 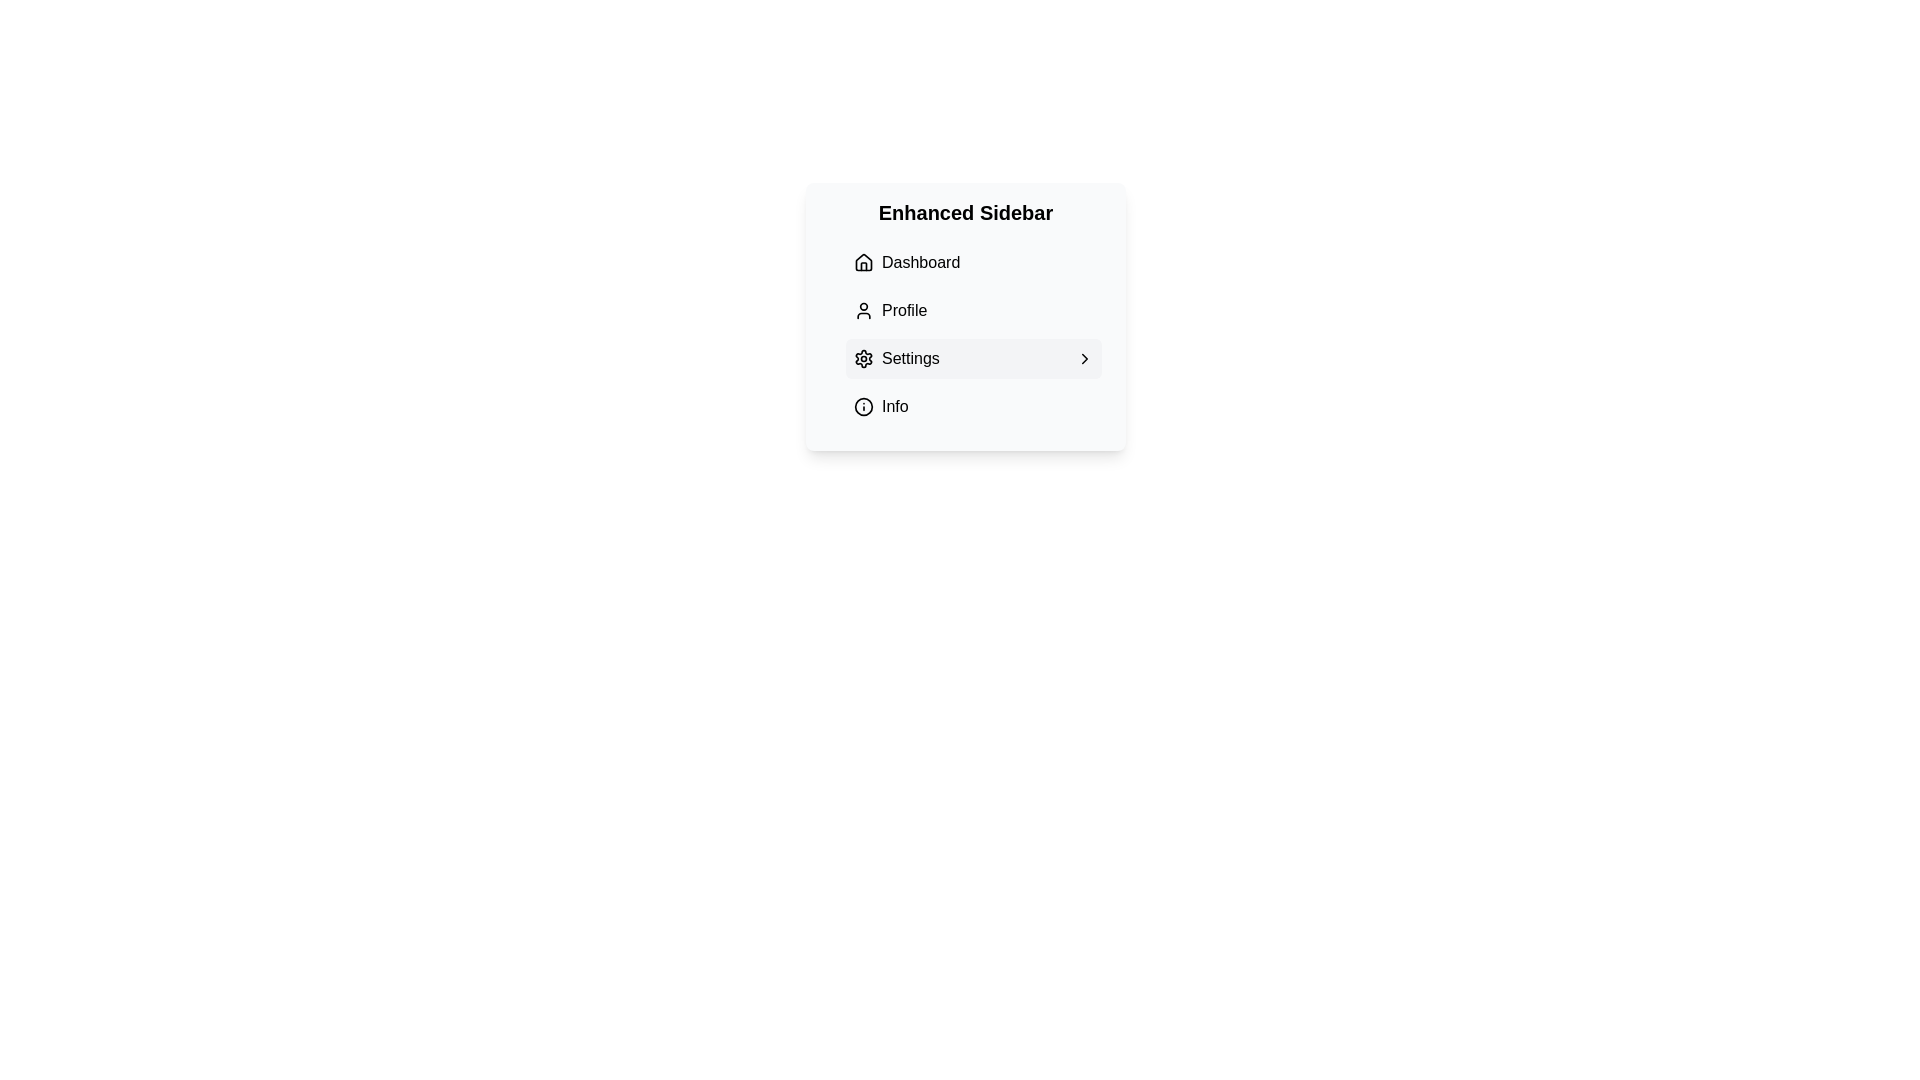 What do you see at coordinates (974, 311) in the screenshot?
I see `the 'Profile' menu item in the Enhanced Sidebar to prepare for interaction` at bounding box center [974, 311].